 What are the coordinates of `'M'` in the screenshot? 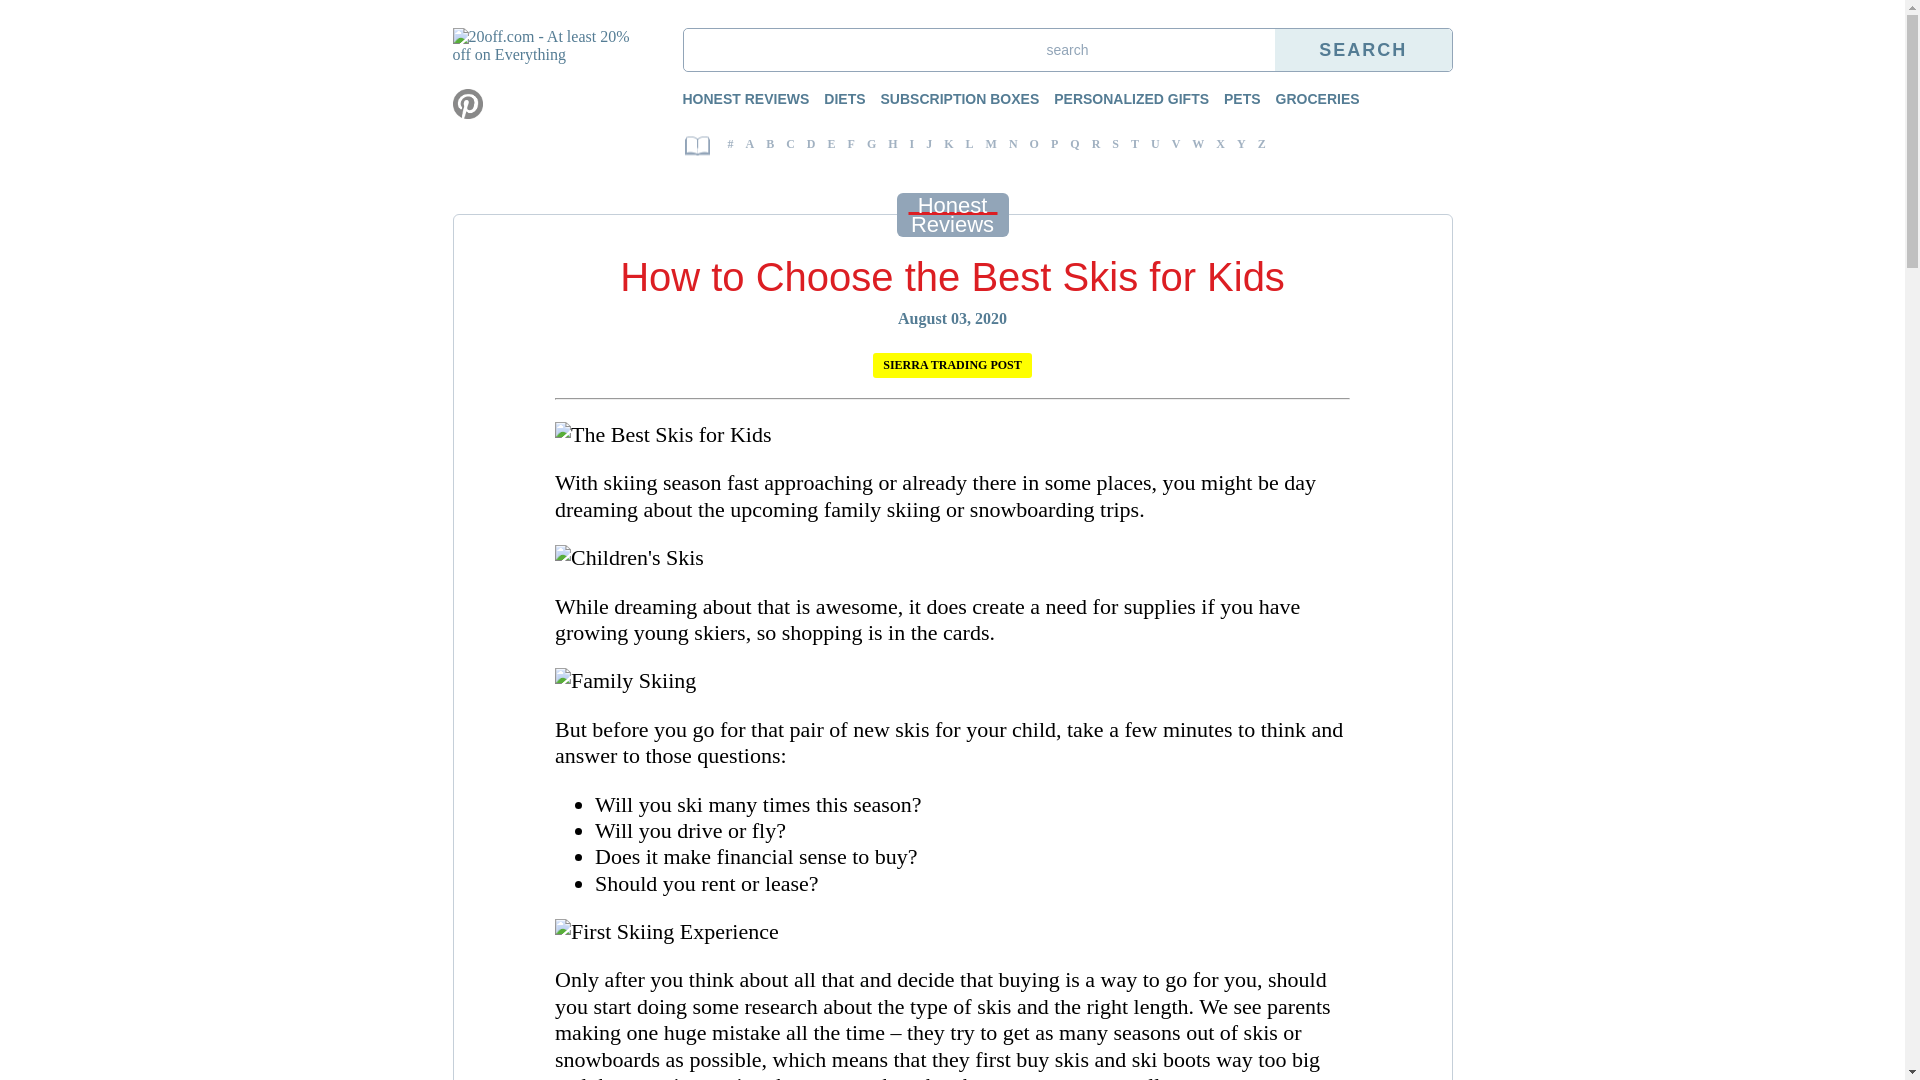 It's located at (991, 143).